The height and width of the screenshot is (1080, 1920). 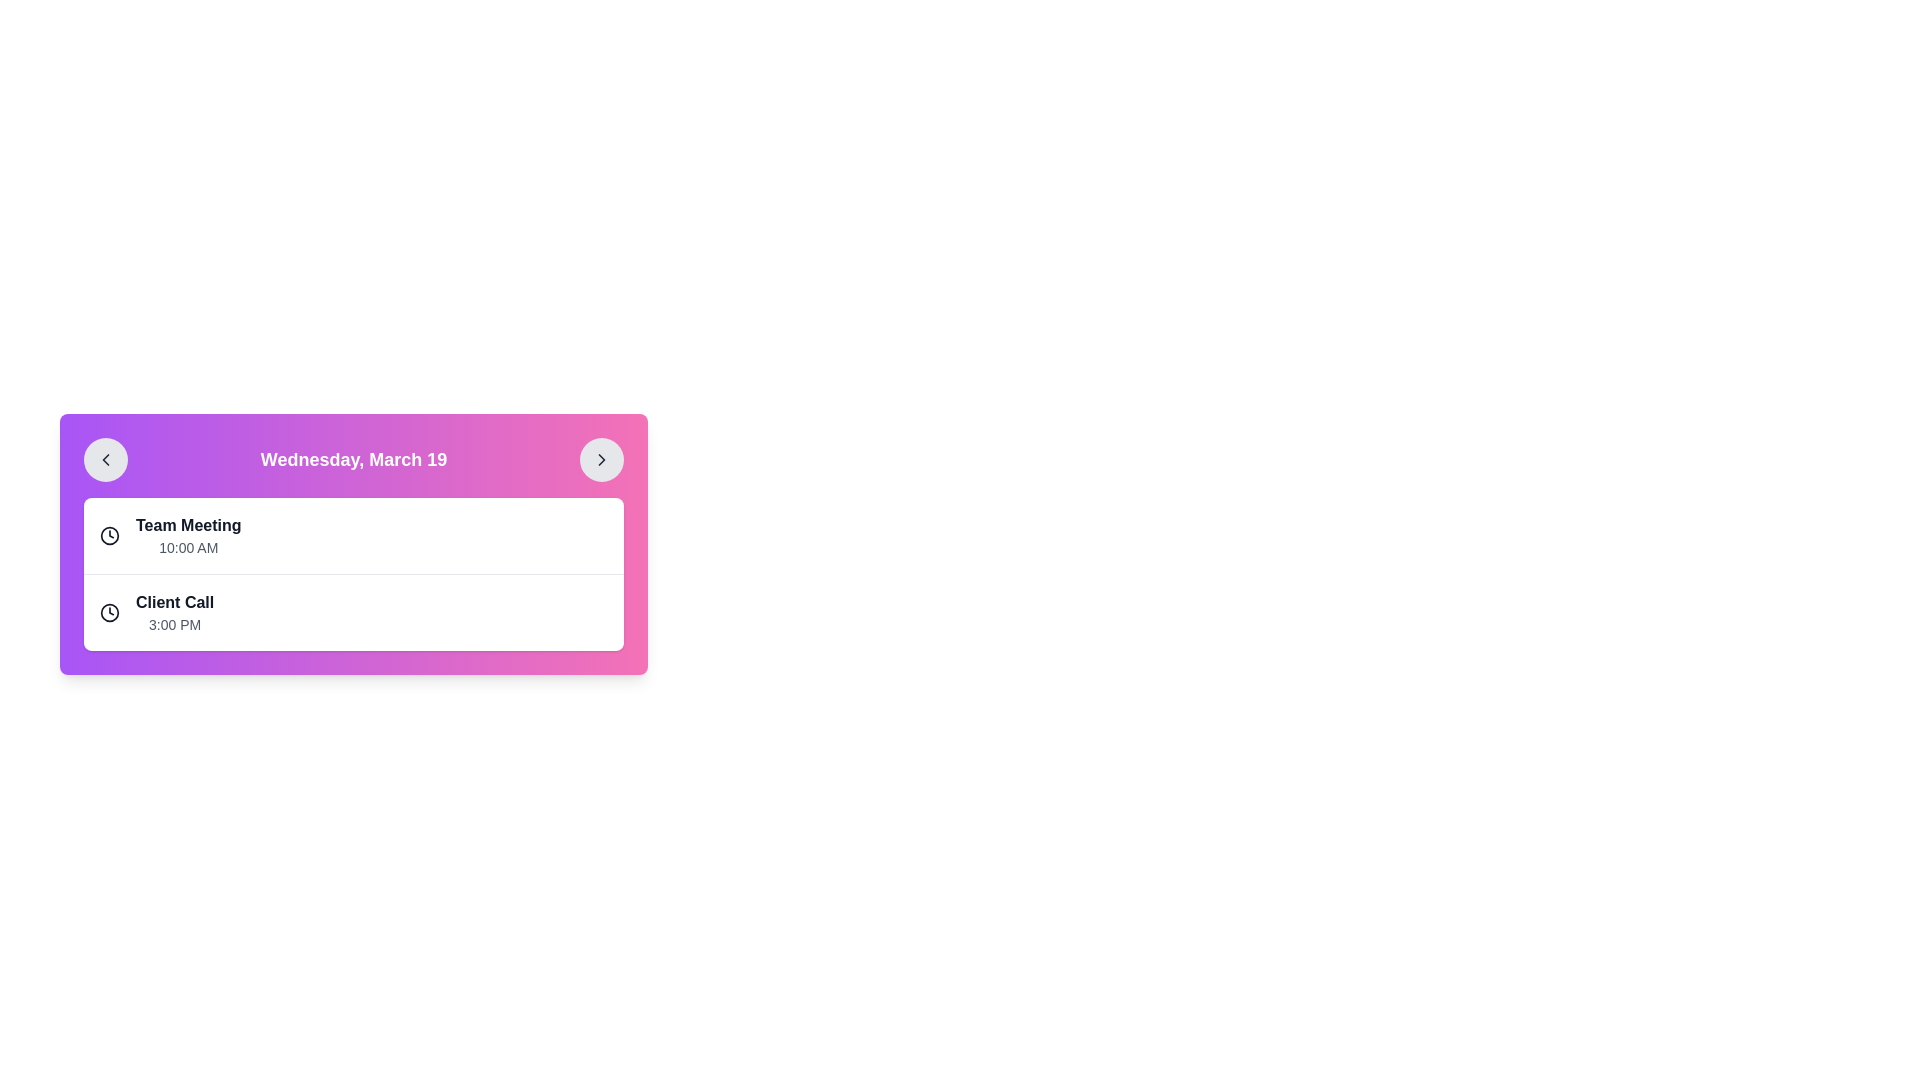 What do you see at coordinates (104, 459) in the screenshot?
I see `the SVG graphical icon indicating a backward action located in the circular button on the left of the header bar` at bounding box center [104, 459].